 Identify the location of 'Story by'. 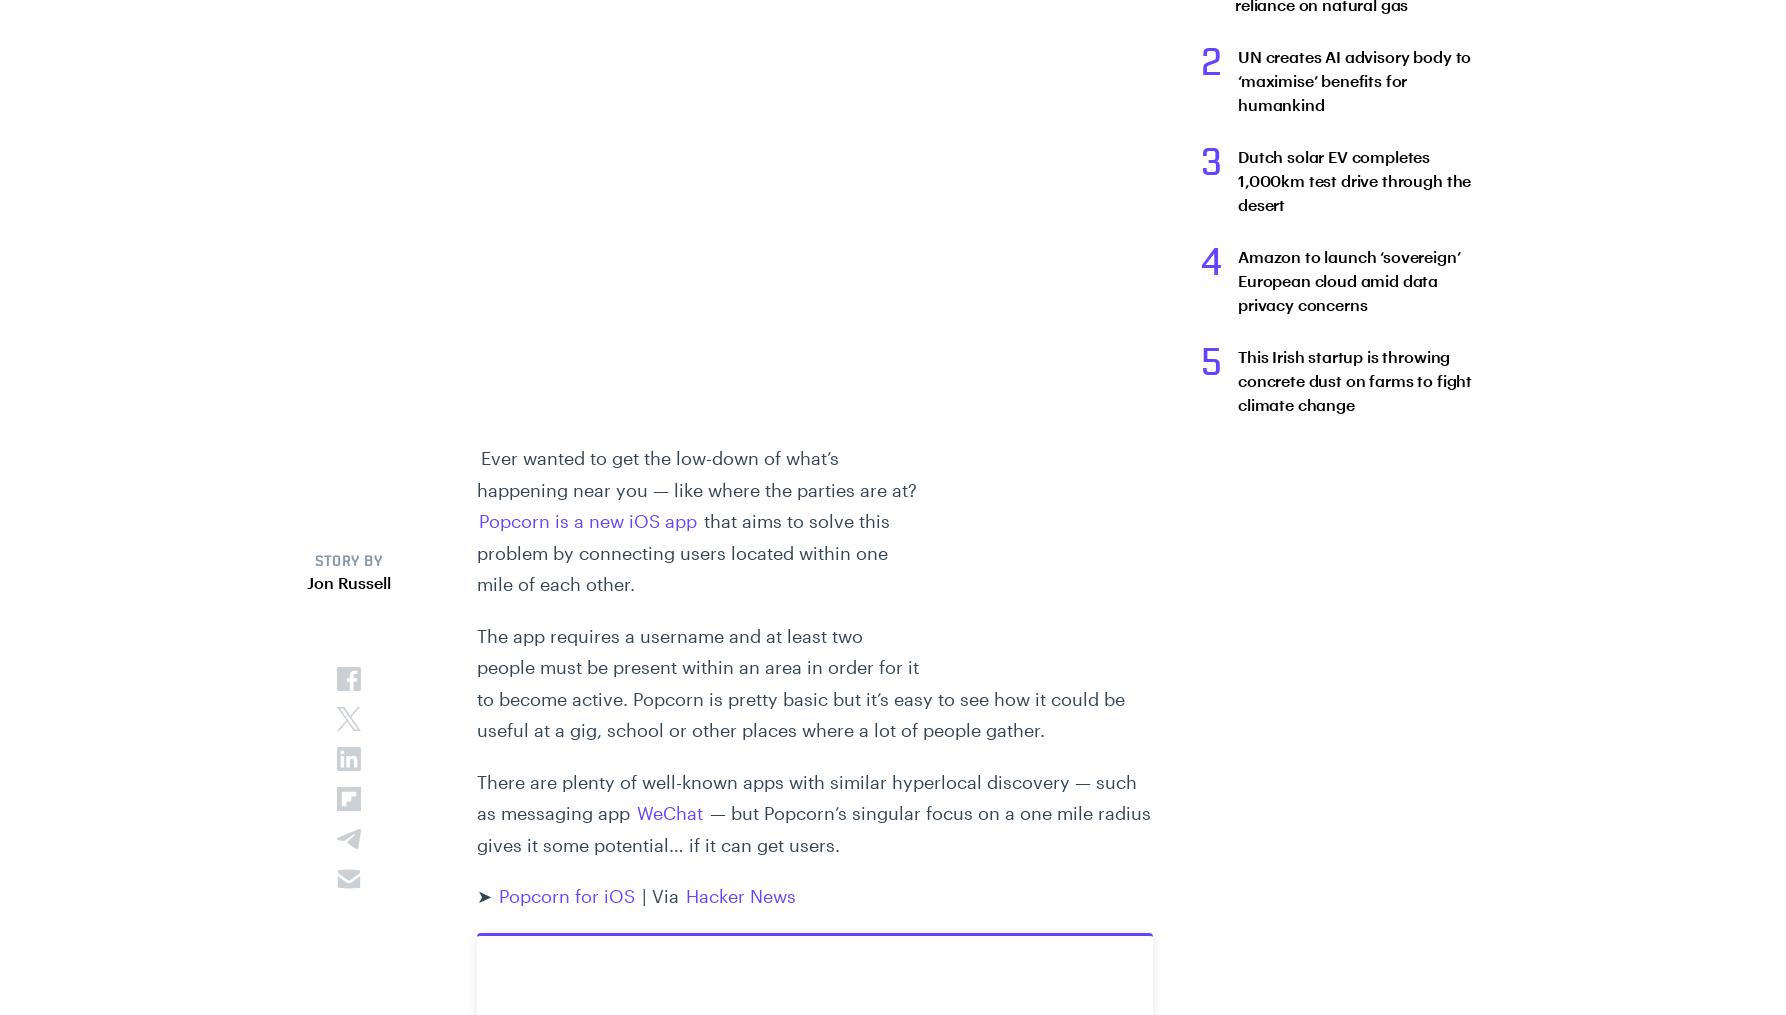
(348, 562).